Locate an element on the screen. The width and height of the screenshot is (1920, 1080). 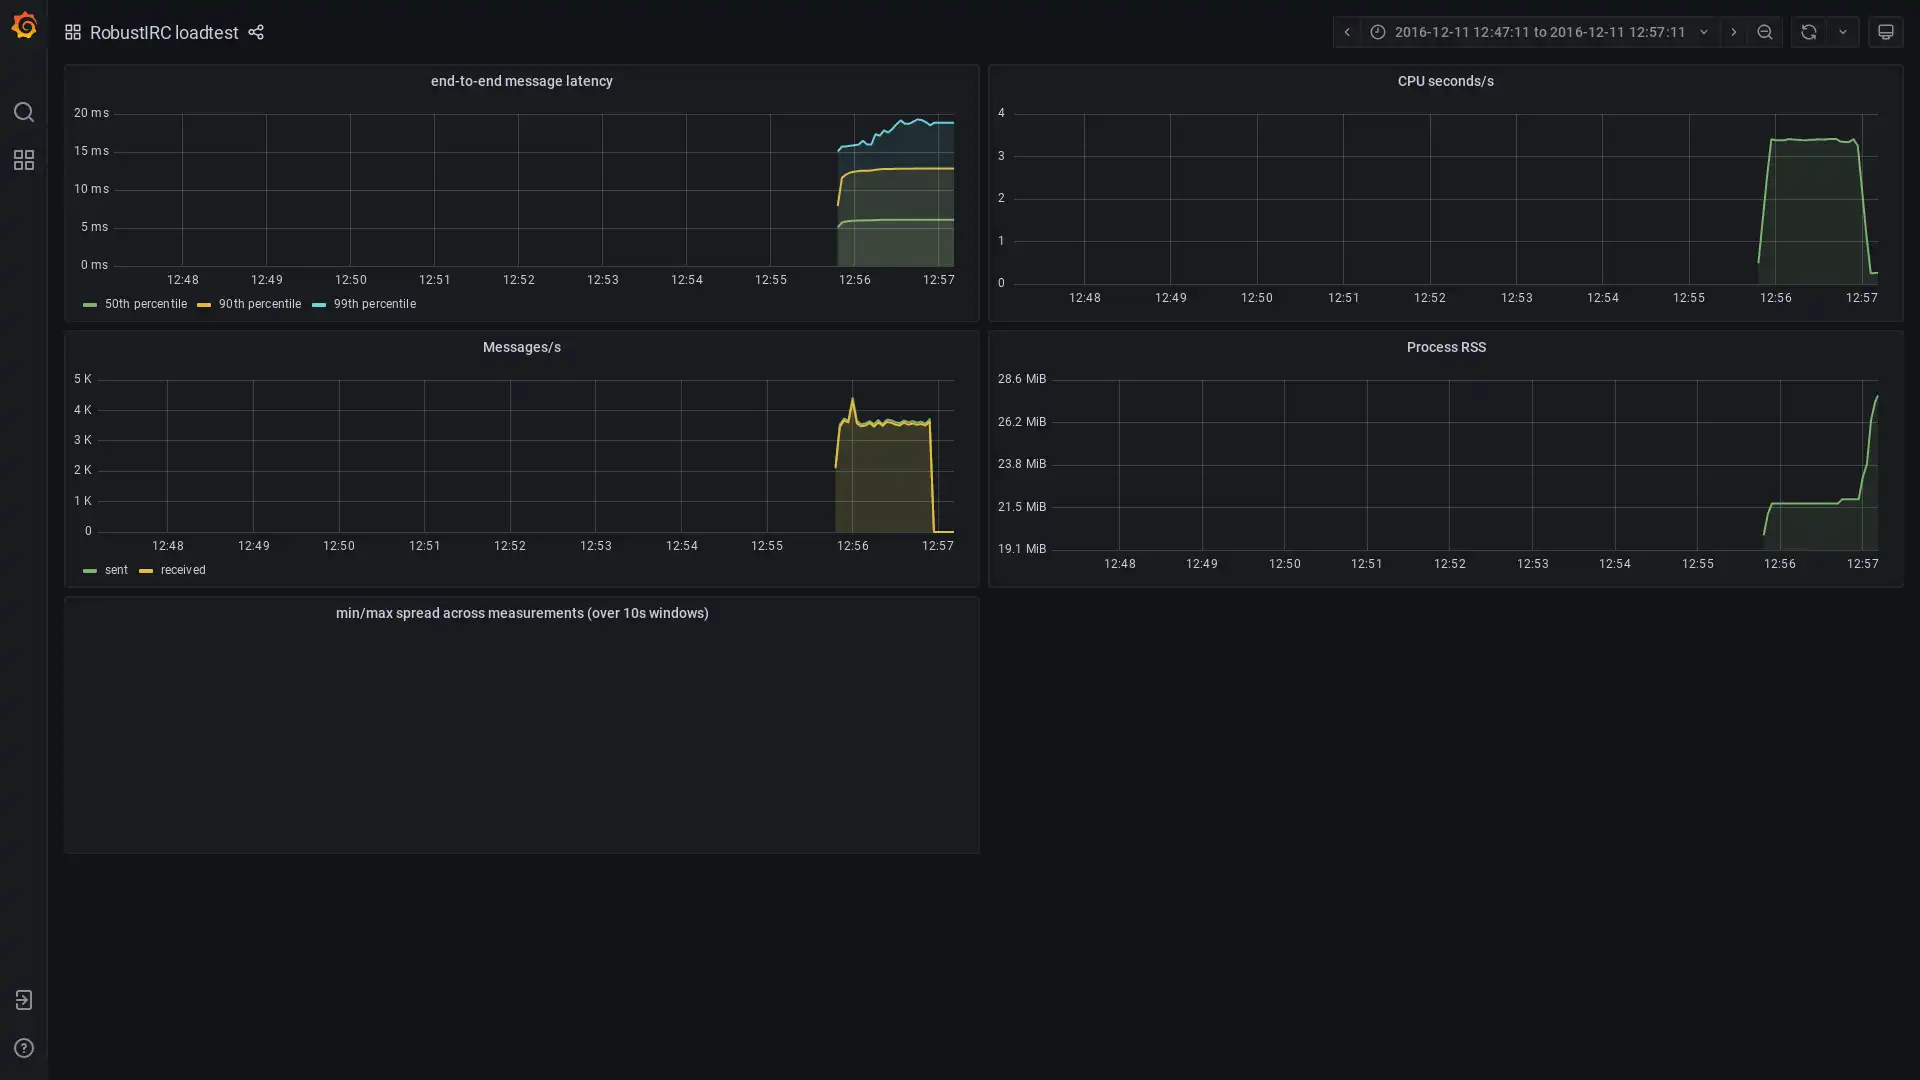
Share dashboard or panel is located at coordinates (253, 31).